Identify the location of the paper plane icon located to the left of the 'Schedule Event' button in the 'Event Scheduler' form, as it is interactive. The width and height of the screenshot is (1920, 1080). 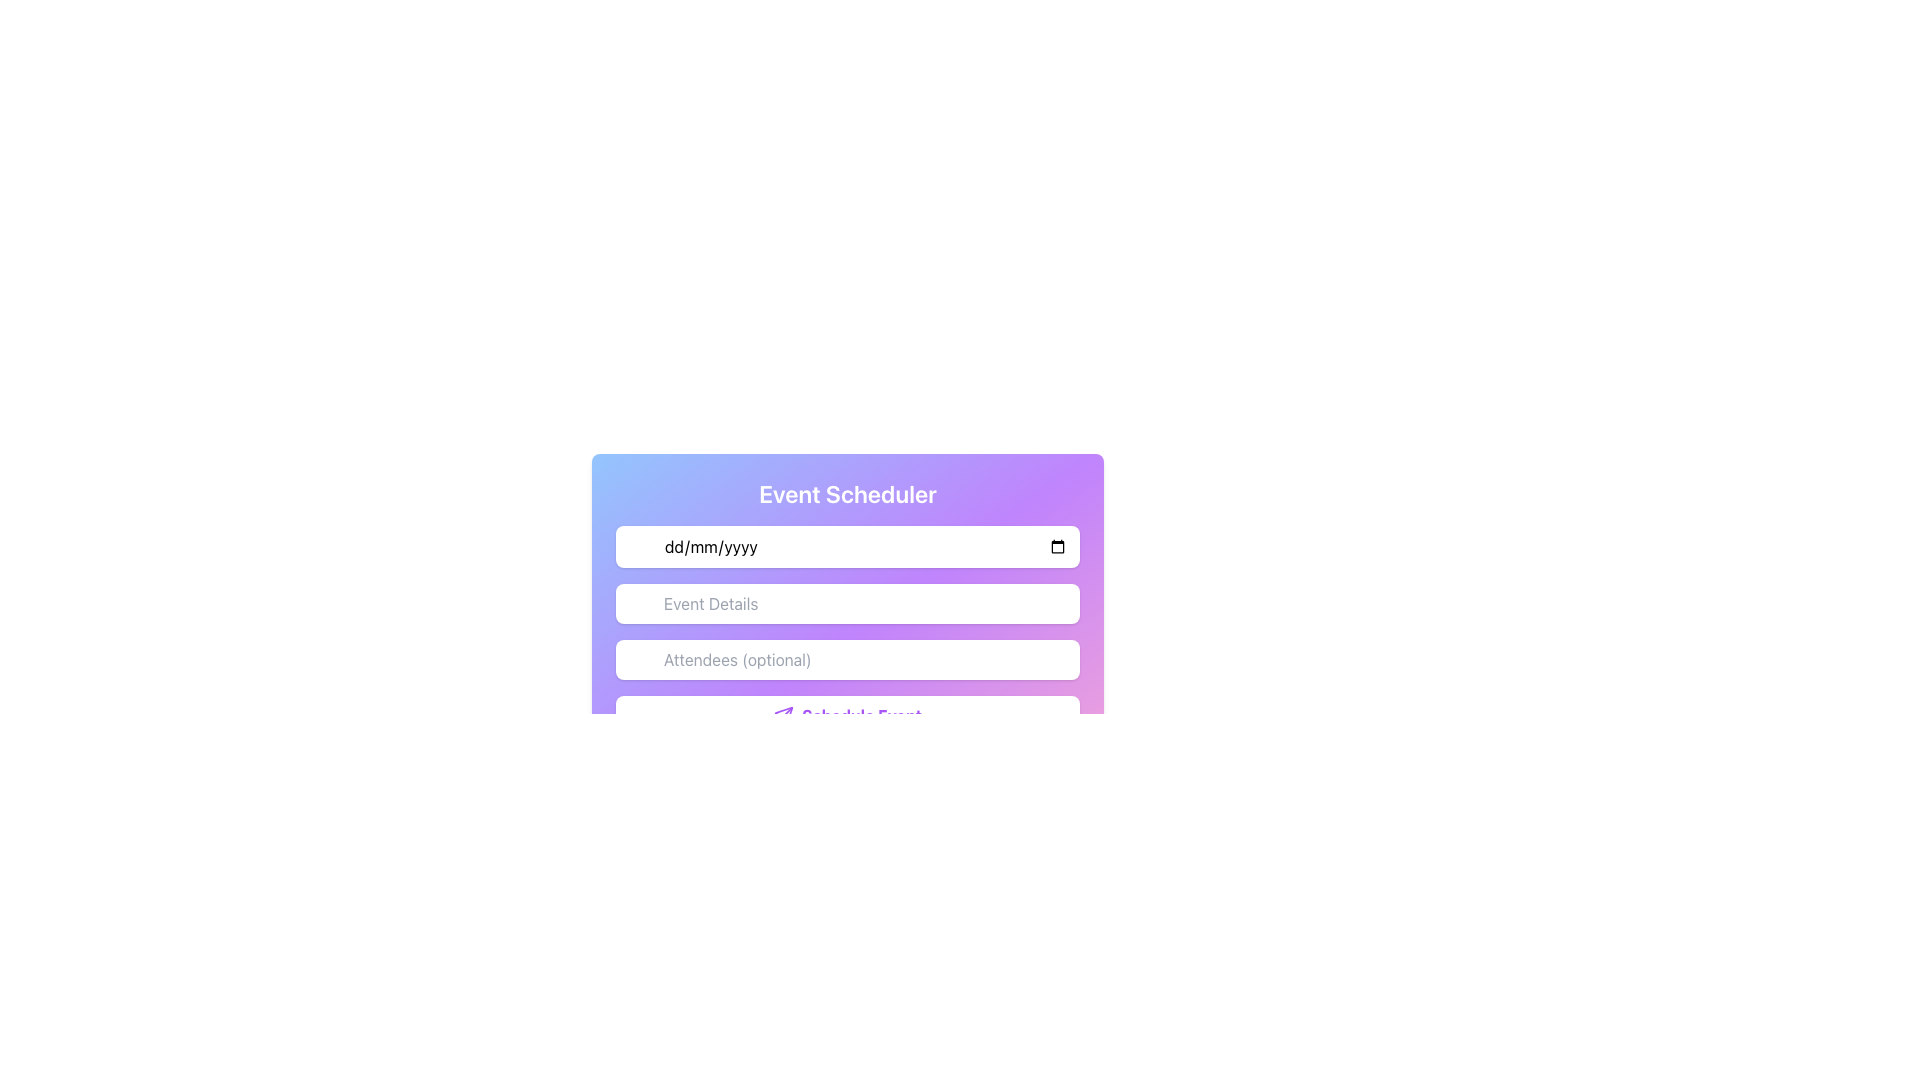
(782, 715).